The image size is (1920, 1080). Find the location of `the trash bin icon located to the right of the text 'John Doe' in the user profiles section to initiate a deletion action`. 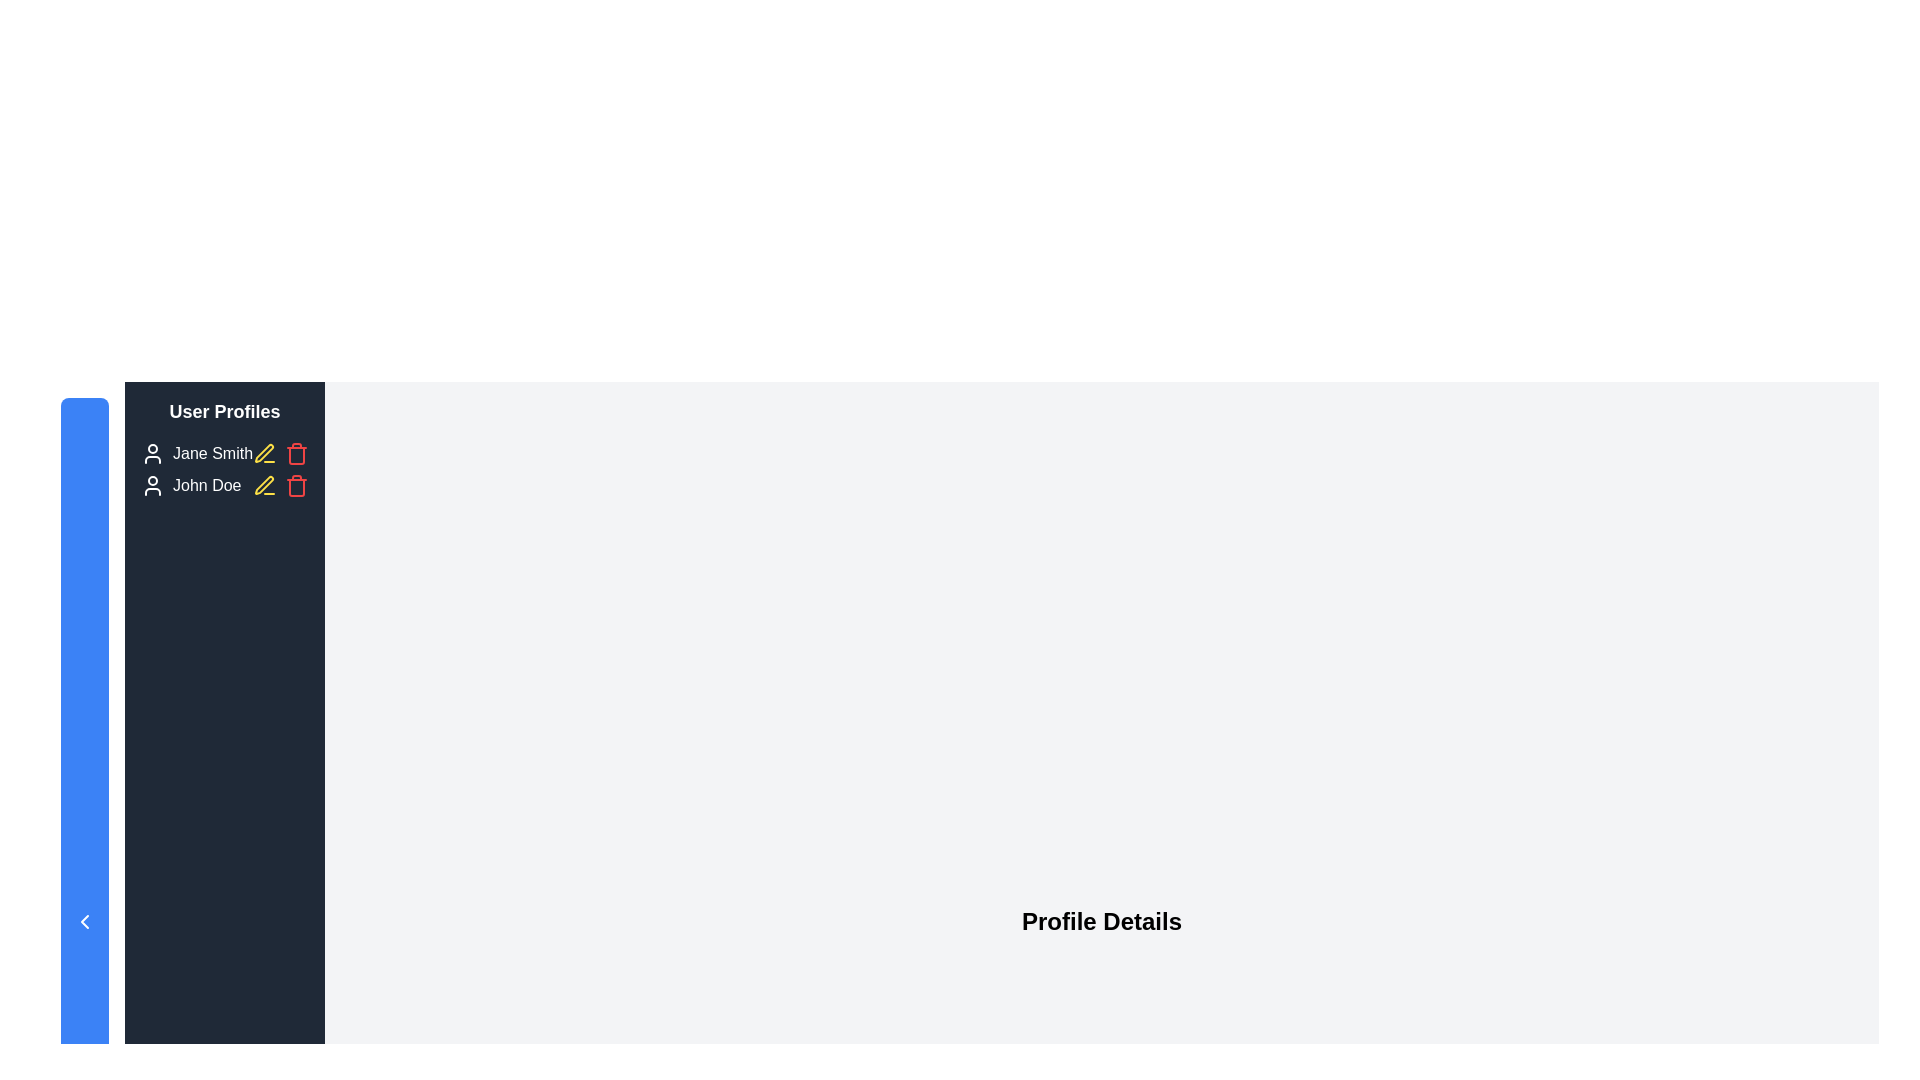

the trash bin icon located to the right of the text 'John Doe' in the user profiles section to initiate a deletion action is located at coordinates (296, 488).